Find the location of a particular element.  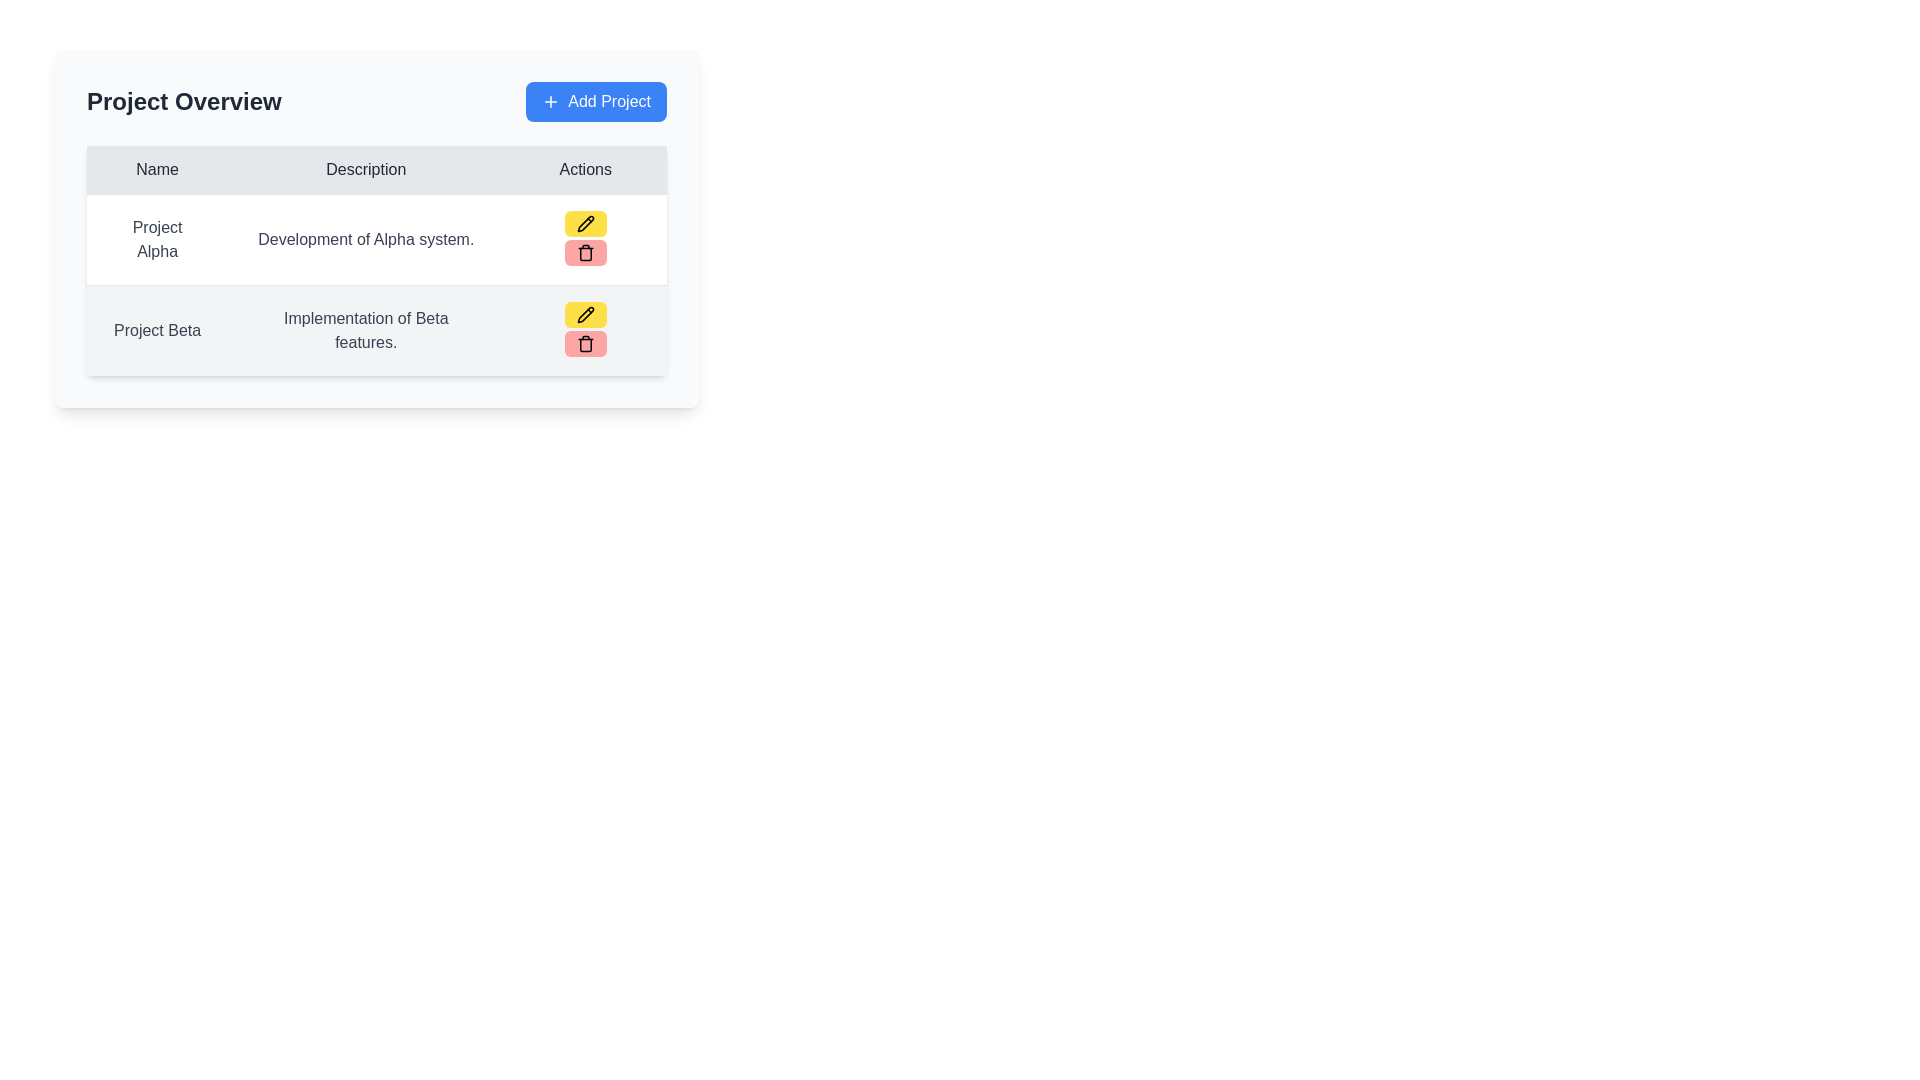

the descriptive text label in the 'Description' column of the table for 'Project Alpha', which provides details about the associated project is located at coordinates (366, 238).